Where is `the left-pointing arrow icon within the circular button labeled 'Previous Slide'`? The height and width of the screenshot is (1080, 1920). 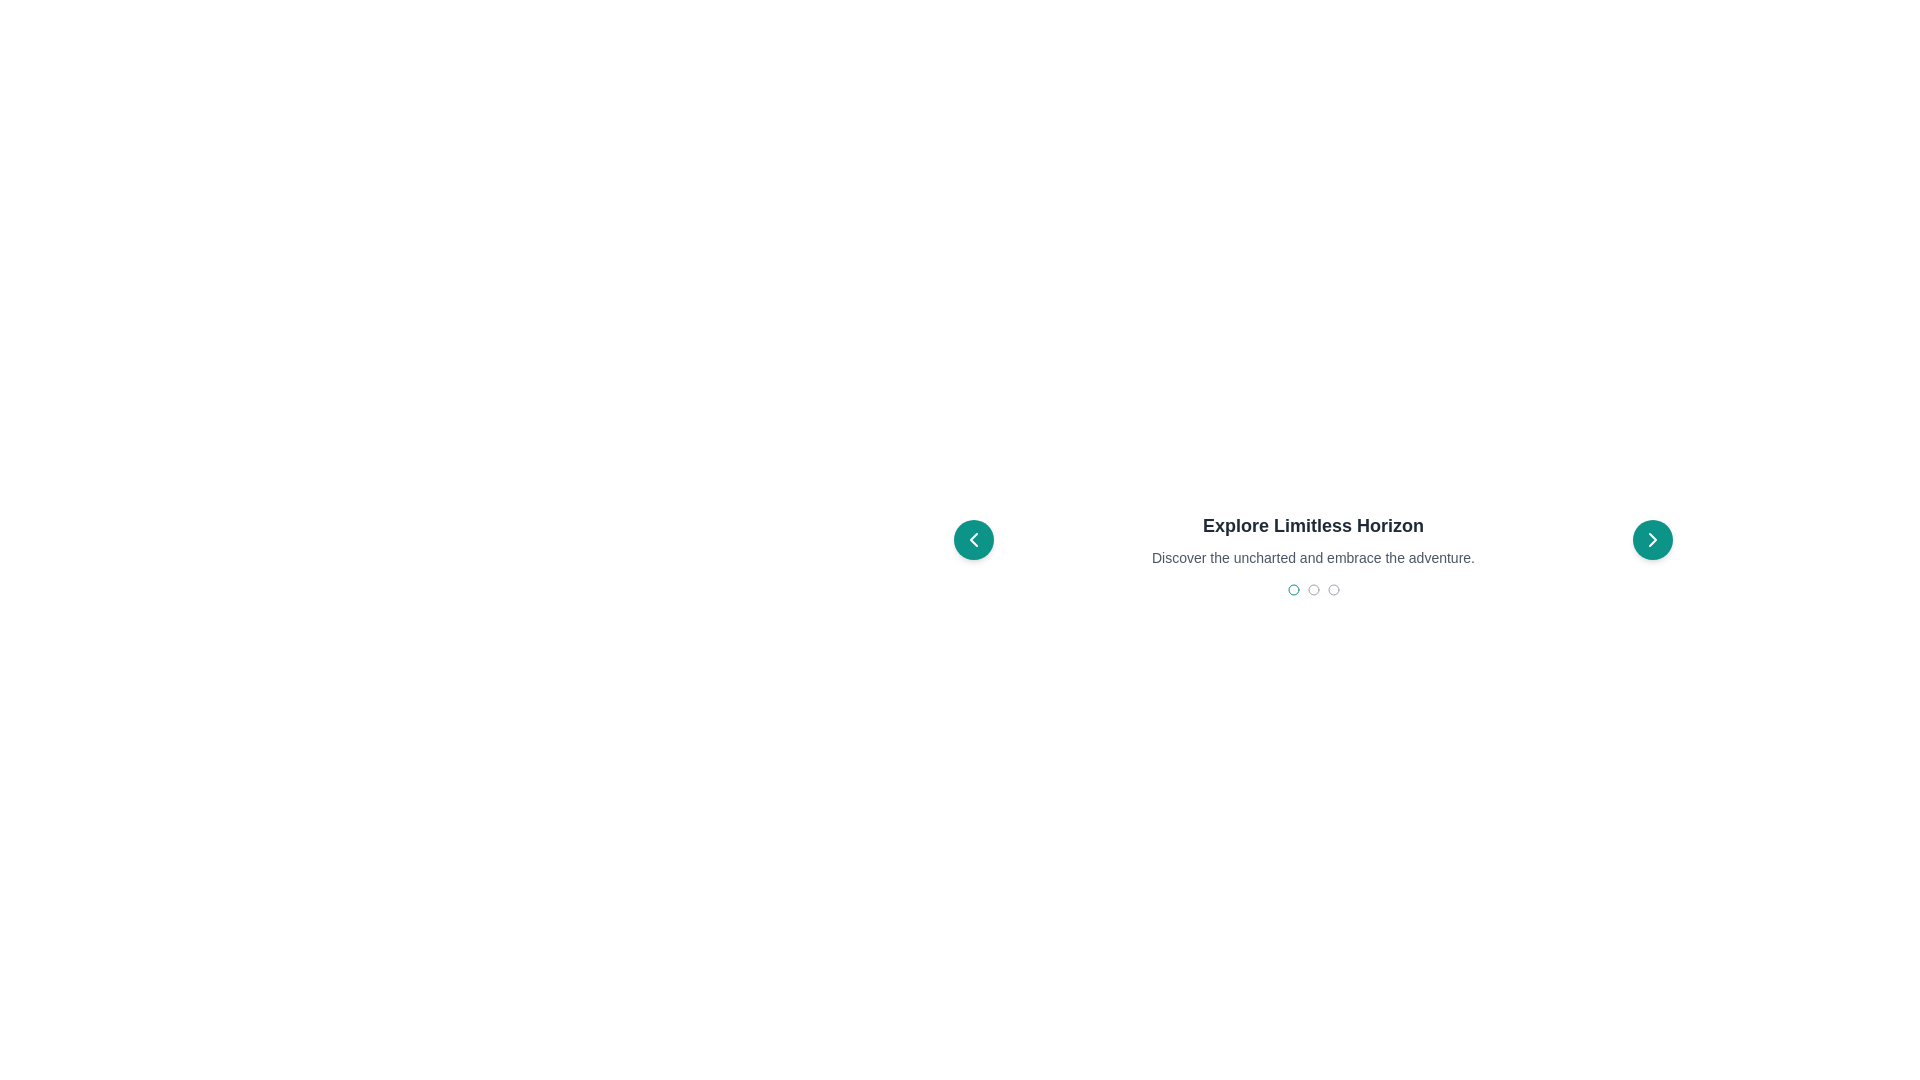 the left-pointing arrow icon within the circular button labeled 'Previous Slide' is located at coordinates (973, 540).